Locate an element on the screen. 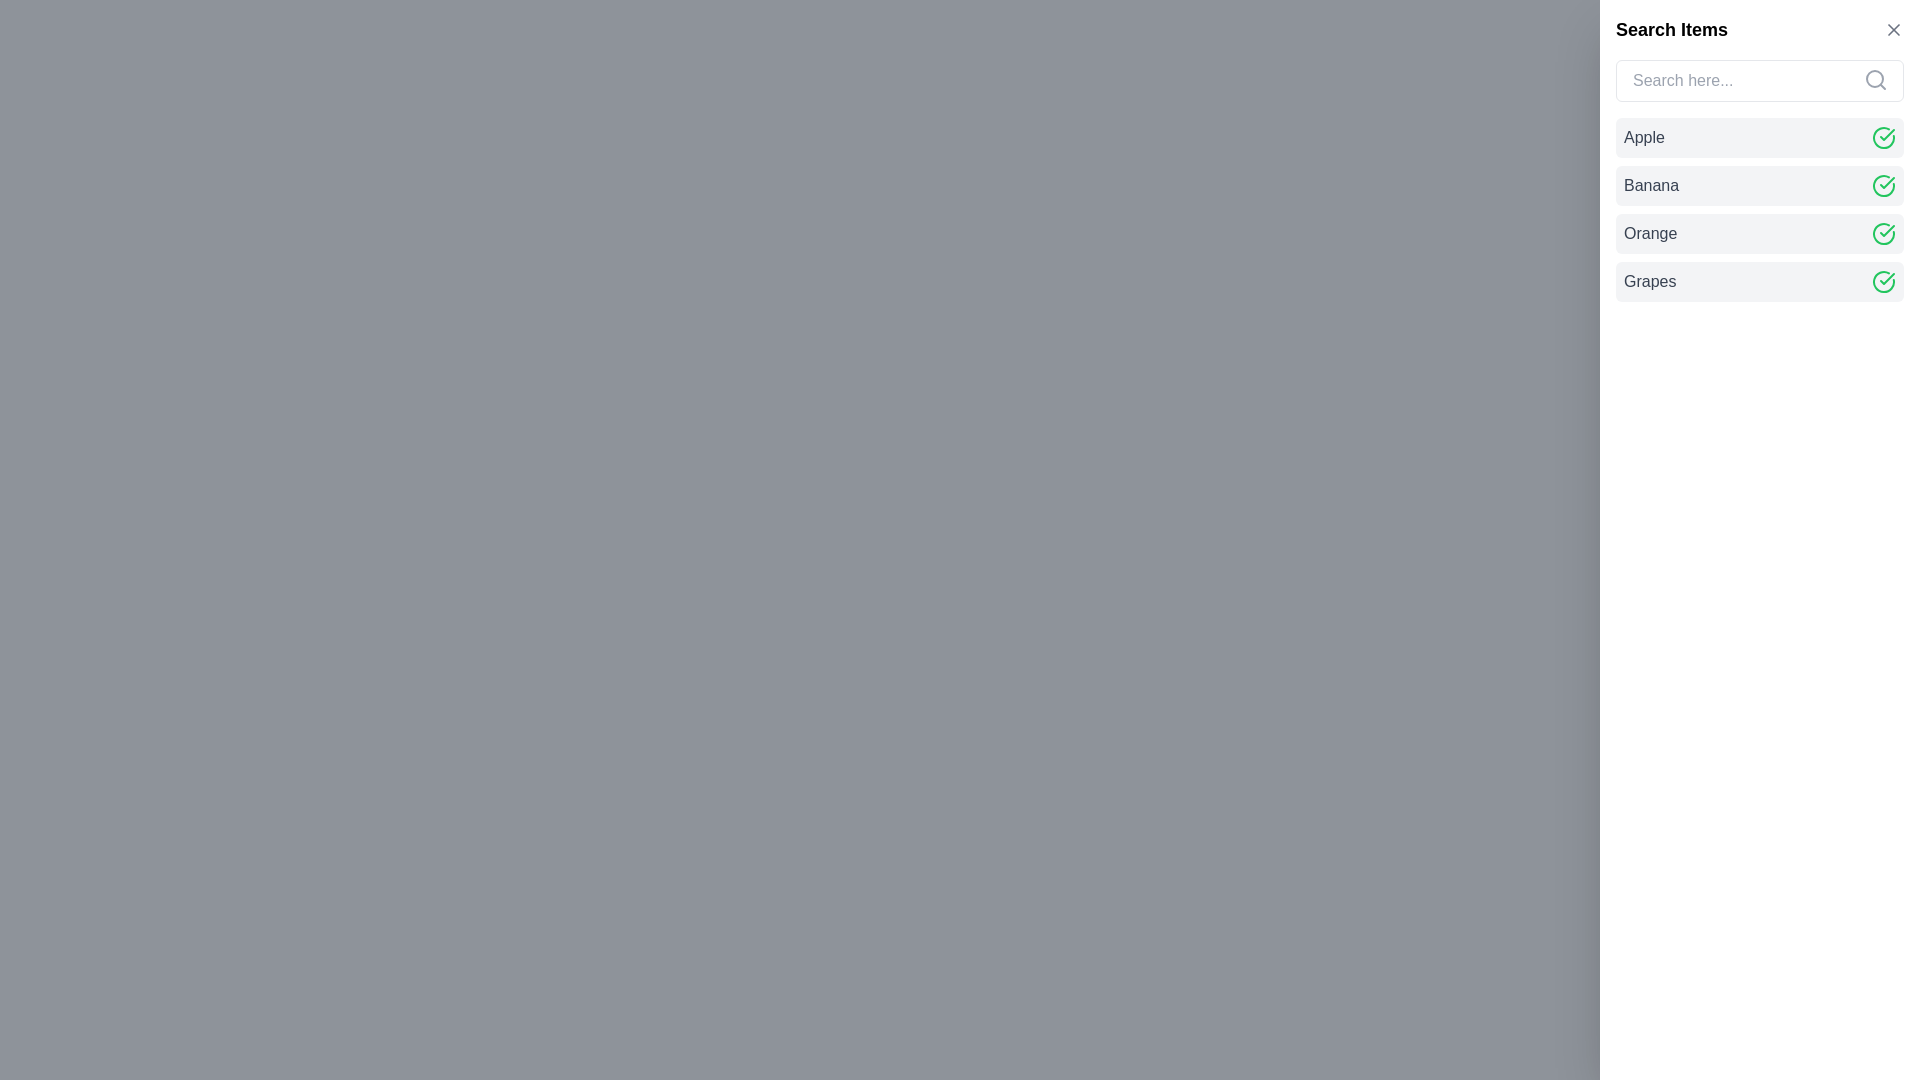 This screenshot has height=1080, width=1920. the fourth item in the vertical selectable list located in the right sidebar is located at coordinates (1760, 281).